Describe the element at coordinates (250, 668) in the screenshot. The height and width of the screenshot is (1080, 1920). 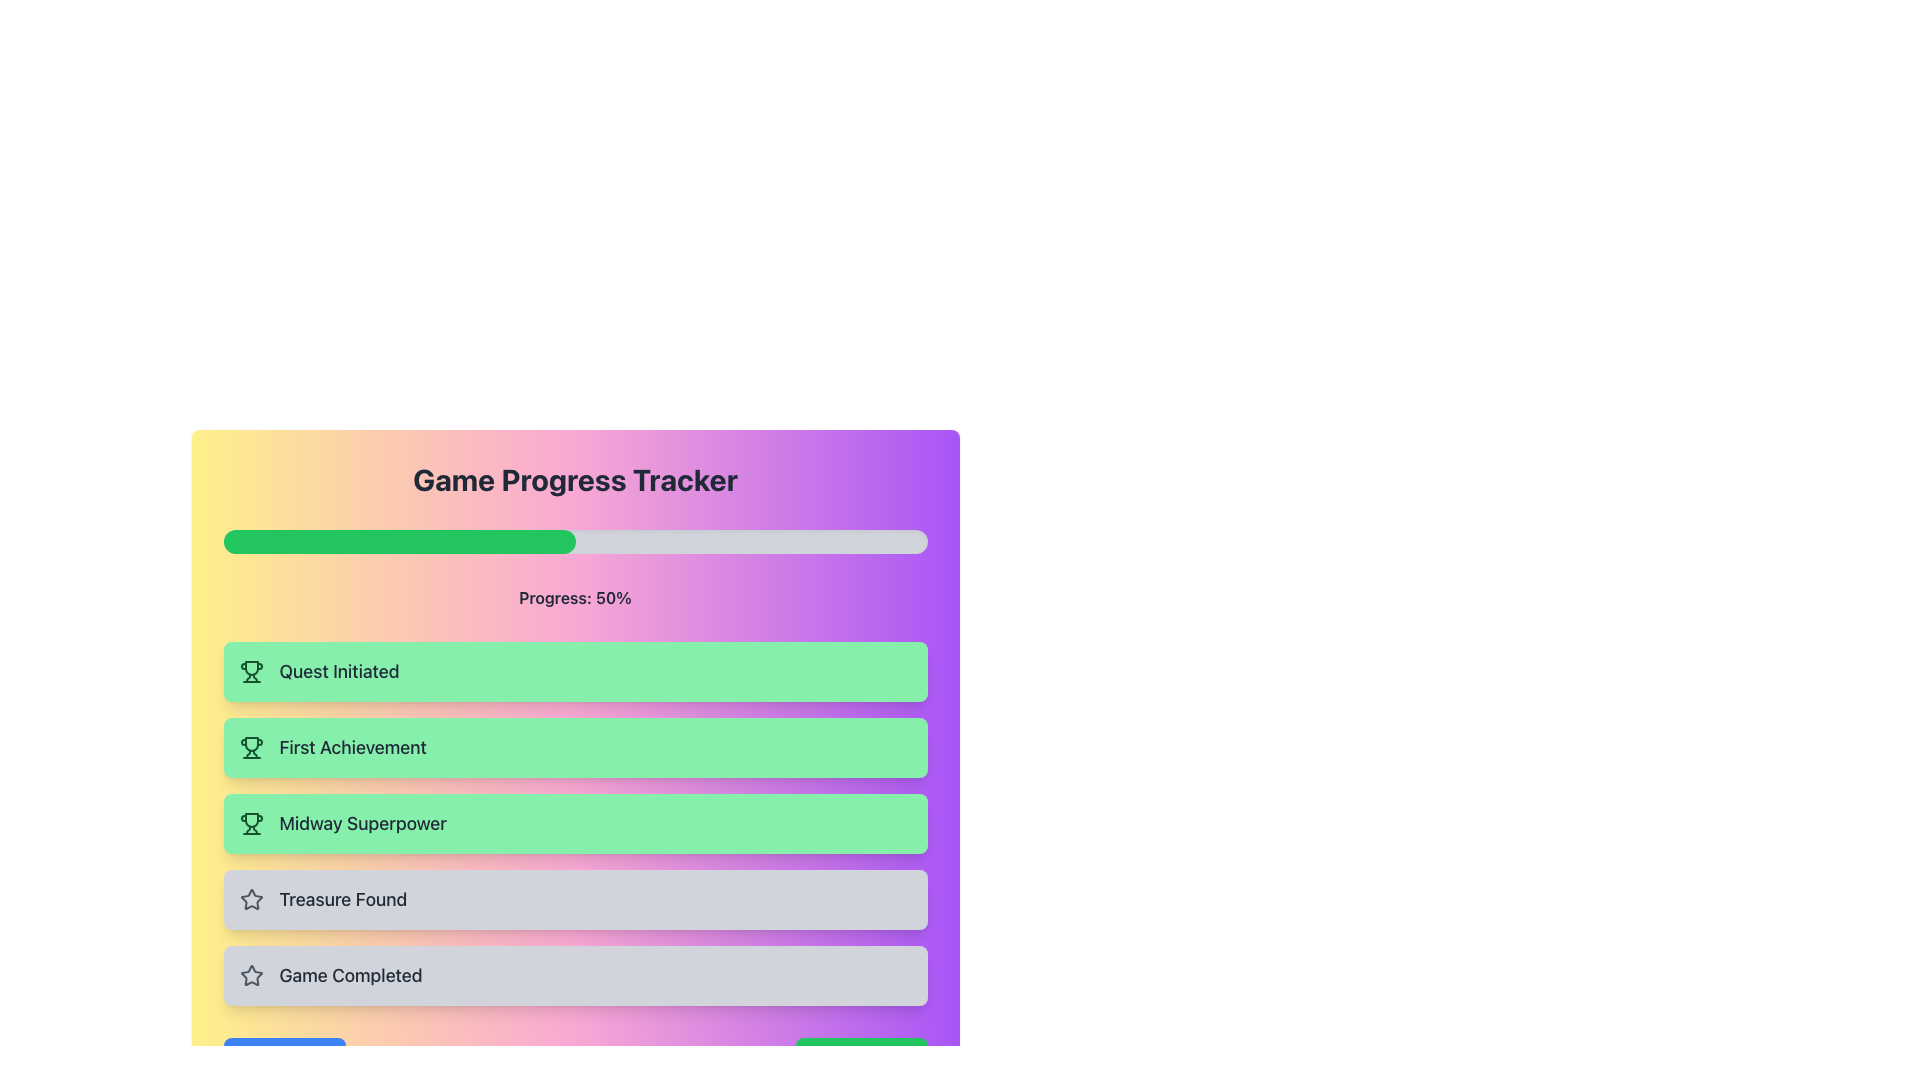
I see `the 'Quest Initiated' achievement icon located in the first row of the achievement list` at that location.